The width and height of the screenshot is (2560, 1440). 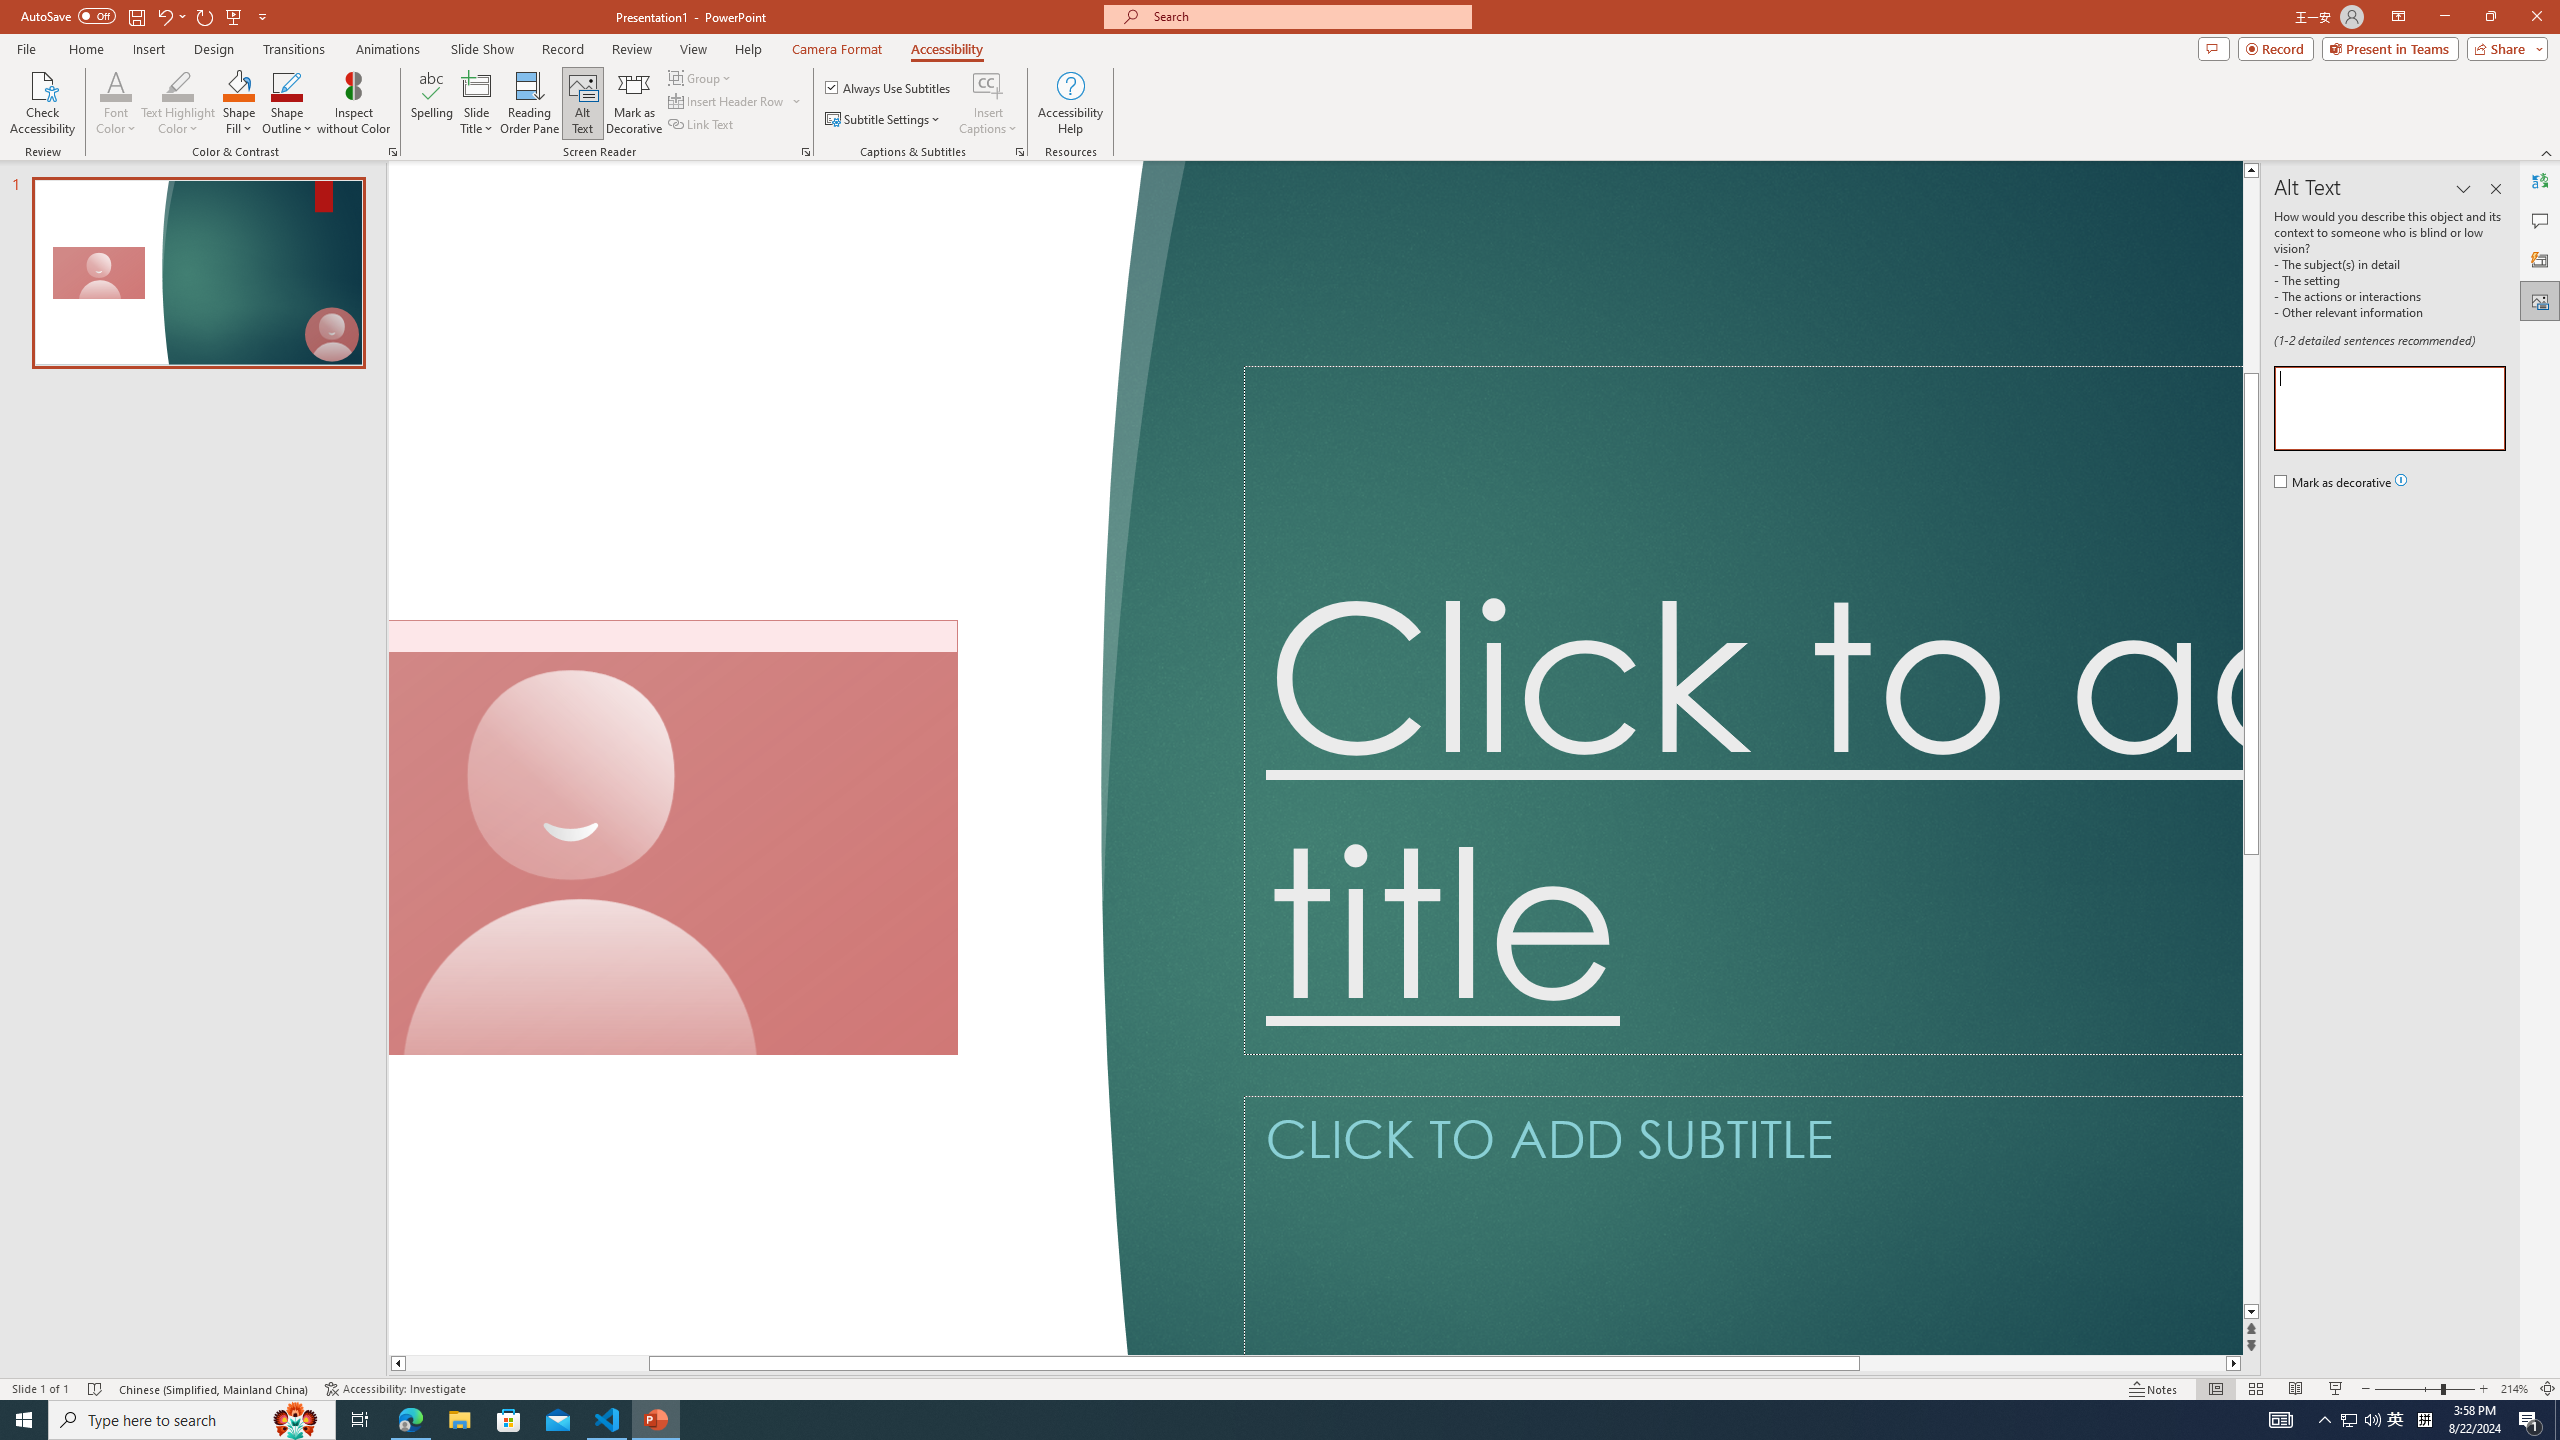 I want to click on 'Inspect without Color', so click(x=354, y=103).